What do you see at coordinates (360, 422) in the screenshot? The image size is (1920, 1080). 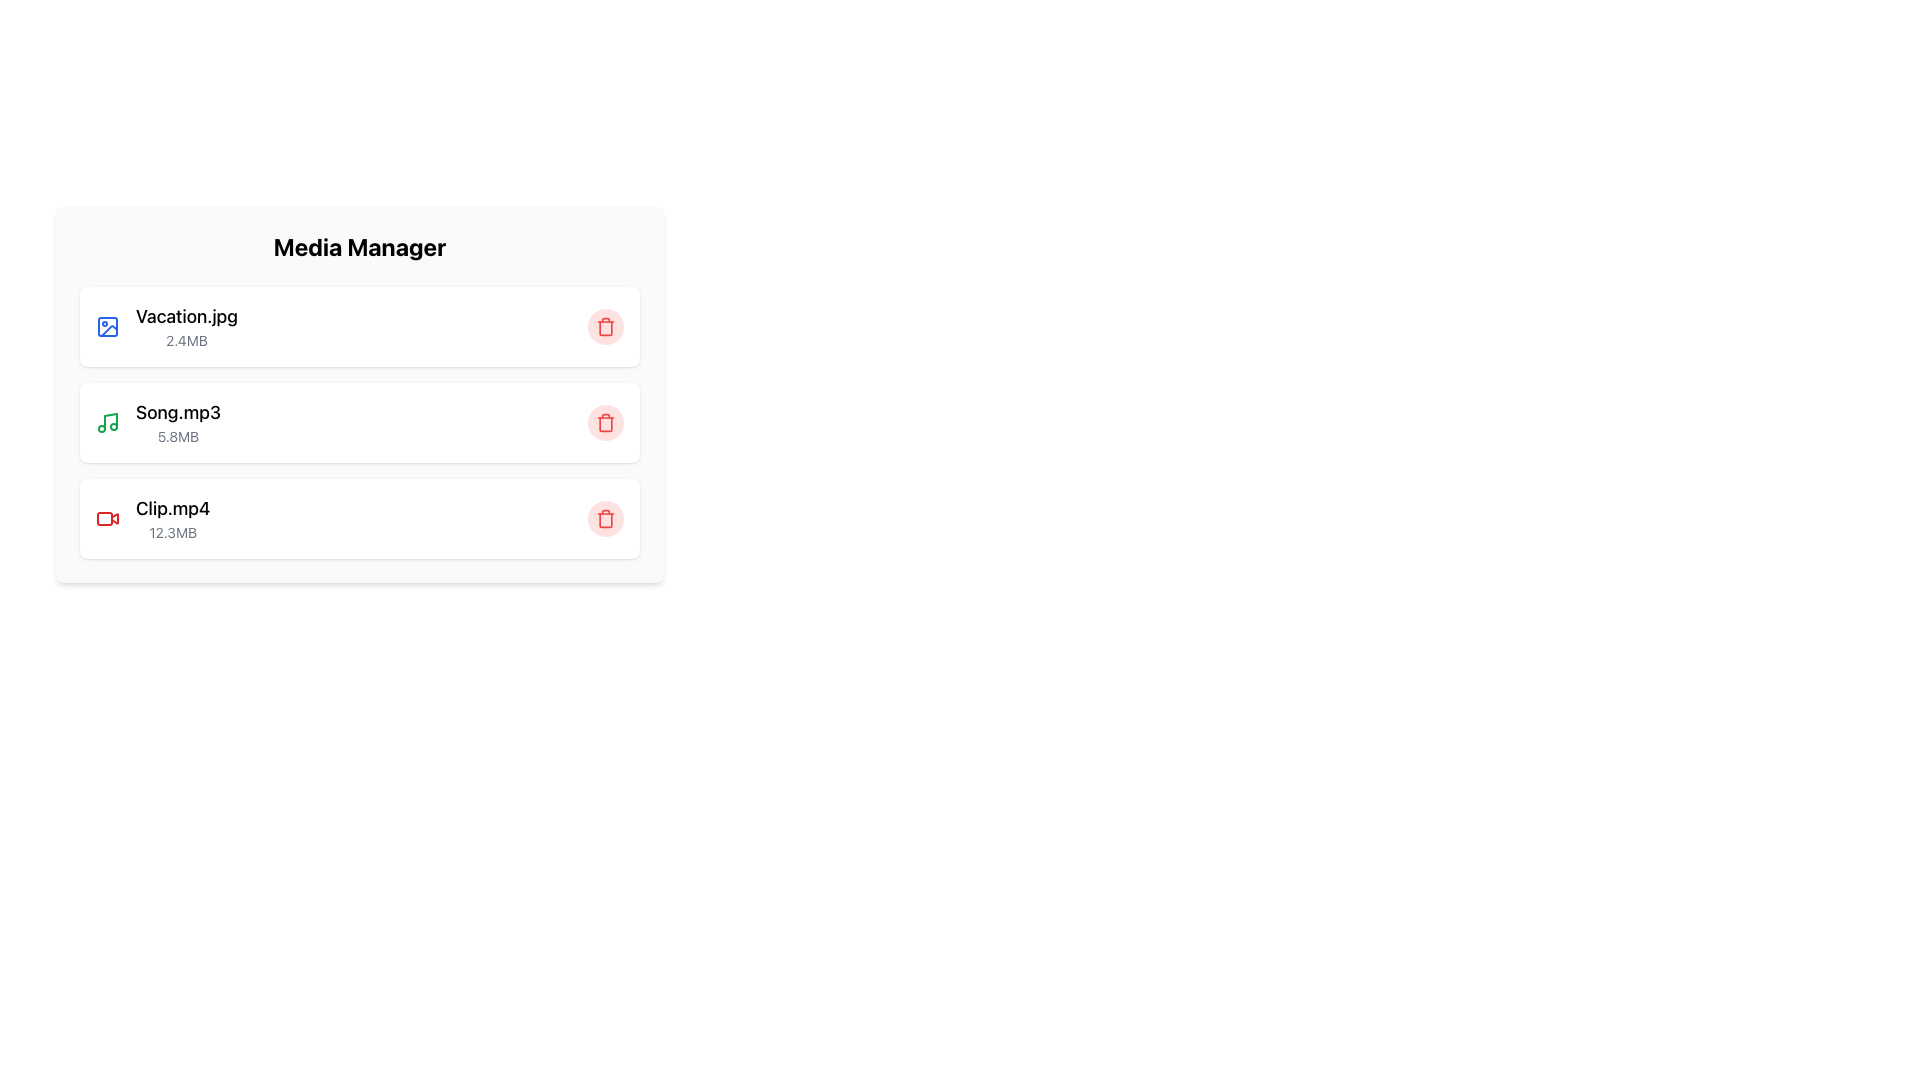 I see `the file entry for 'Song.mp3'` at bounding box center [360, 422].